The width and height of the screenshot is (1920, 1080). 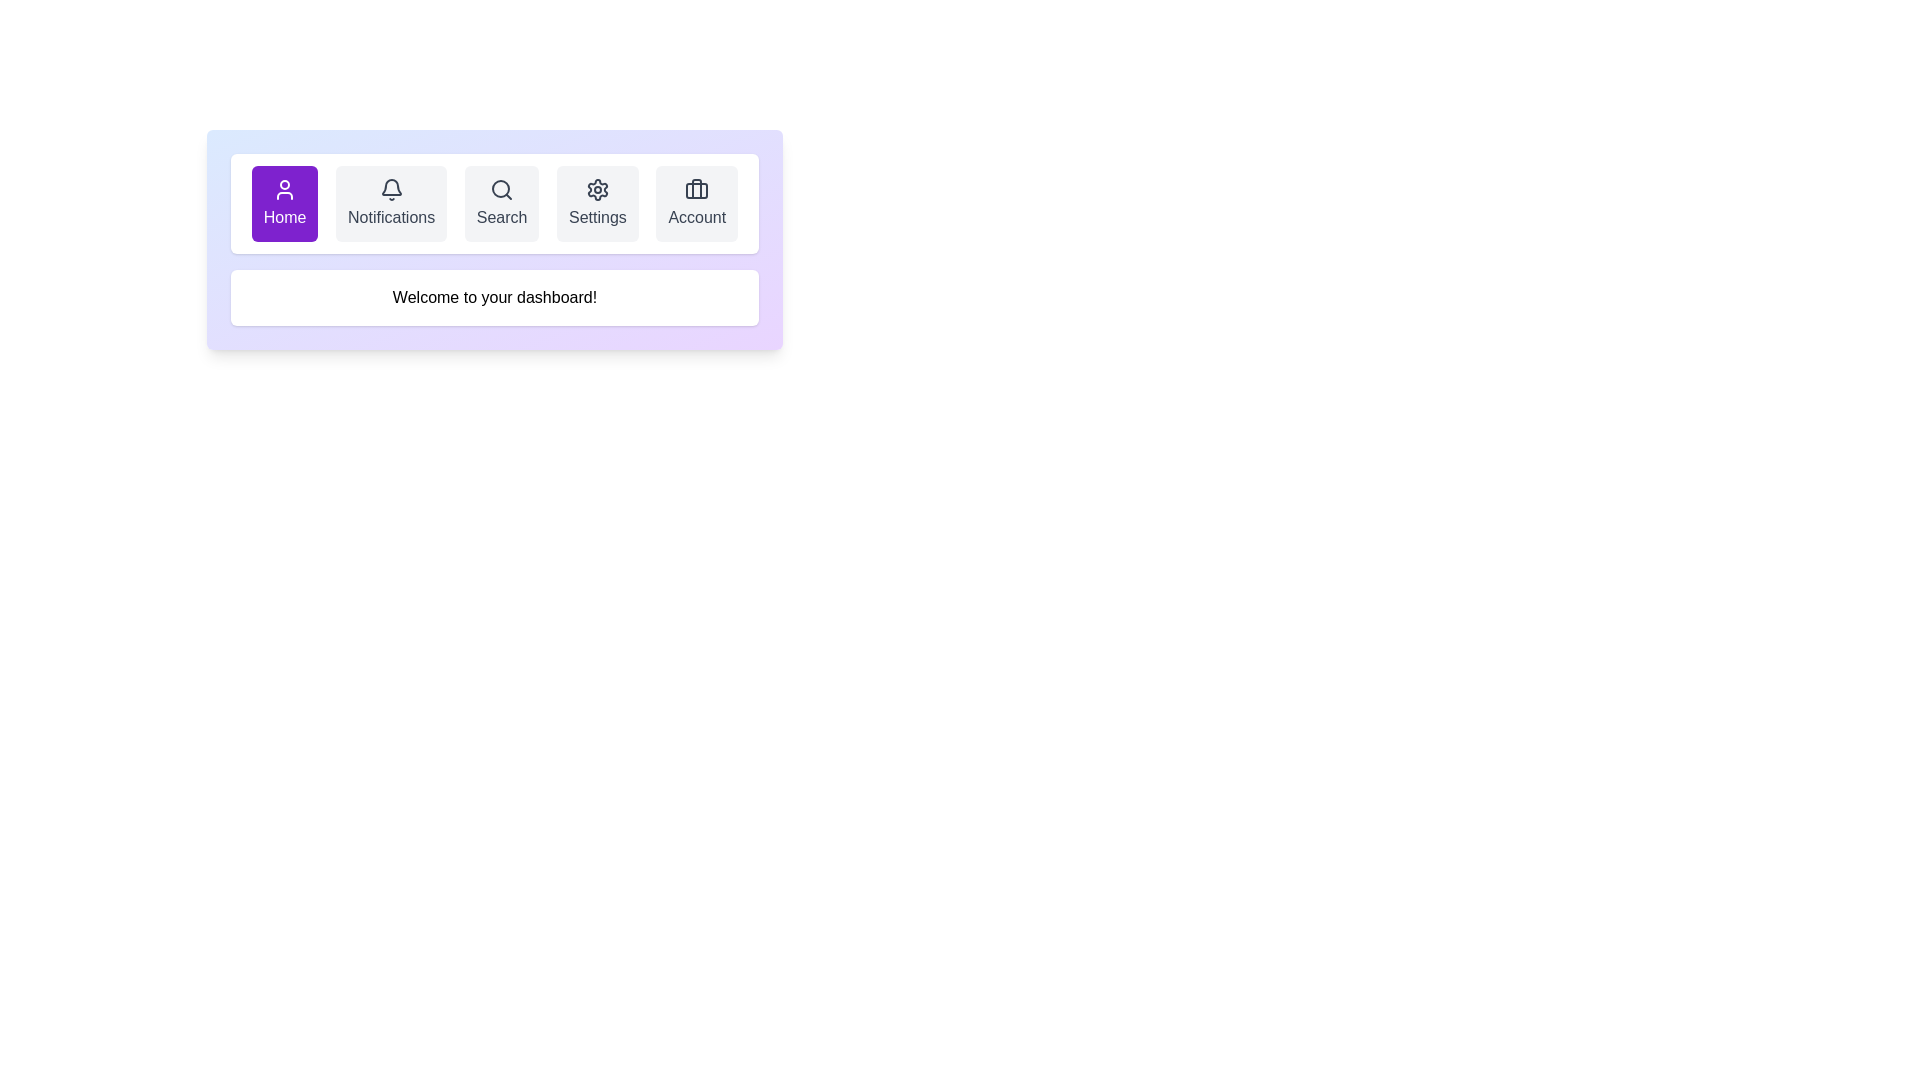 I want to click on the 'Notifications' button, so click(x=391, y=204).